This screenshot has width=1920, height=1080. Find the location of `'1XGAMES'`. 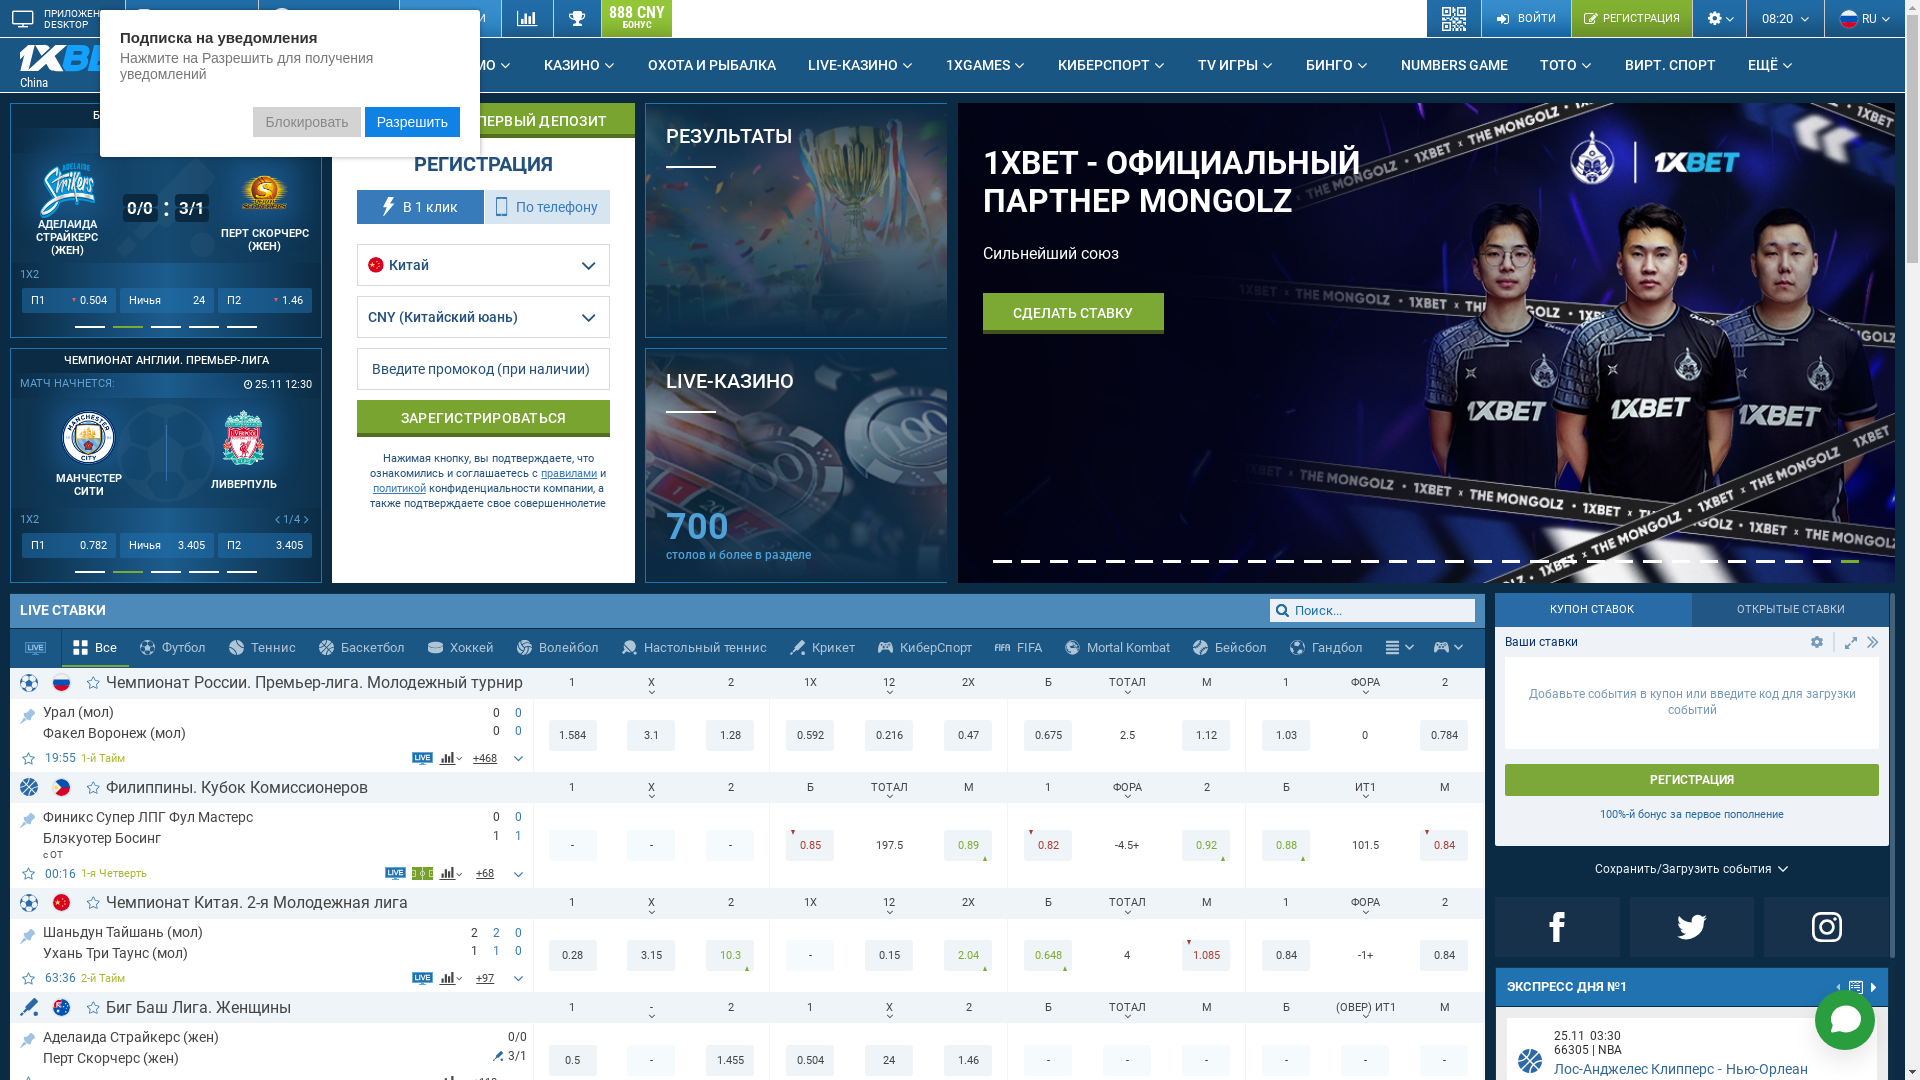

'1XGAMES' is located at coordinates (985, 64).